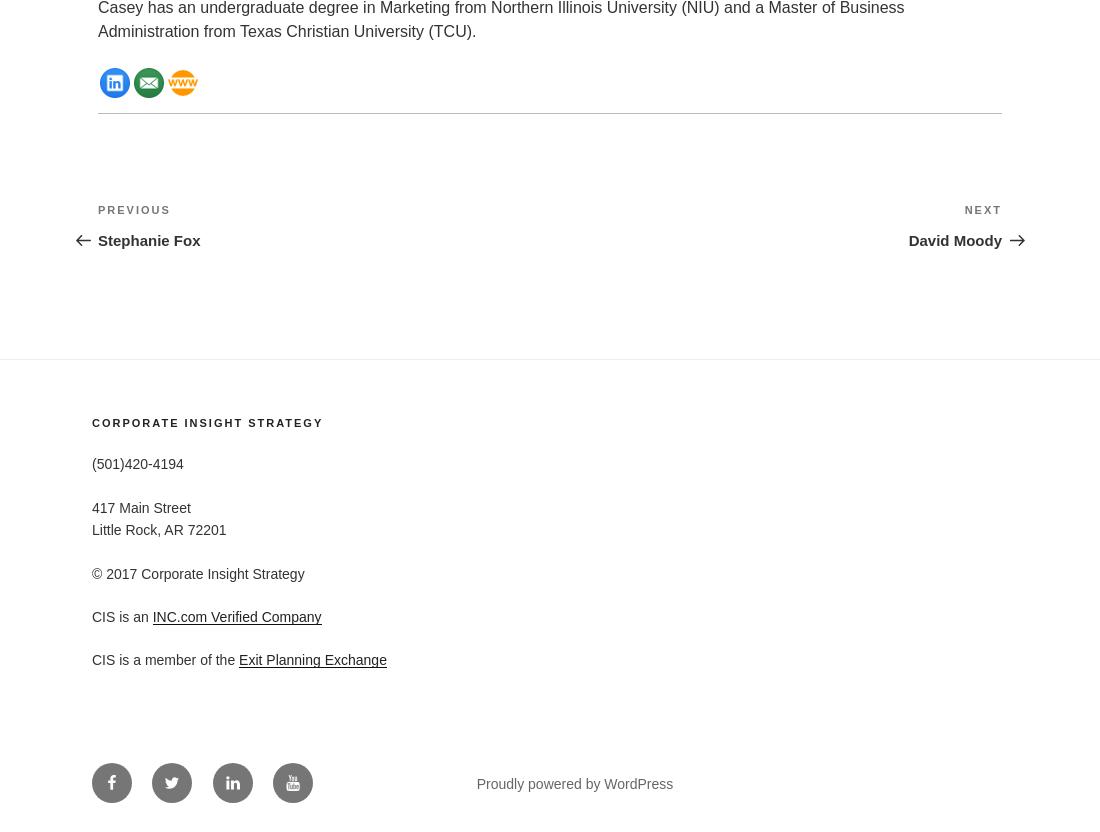  What do you see at coordinates (311, 660) in the screenshot?
I see `'Exit Planning Exchange'` at bounding box center [311, 660].